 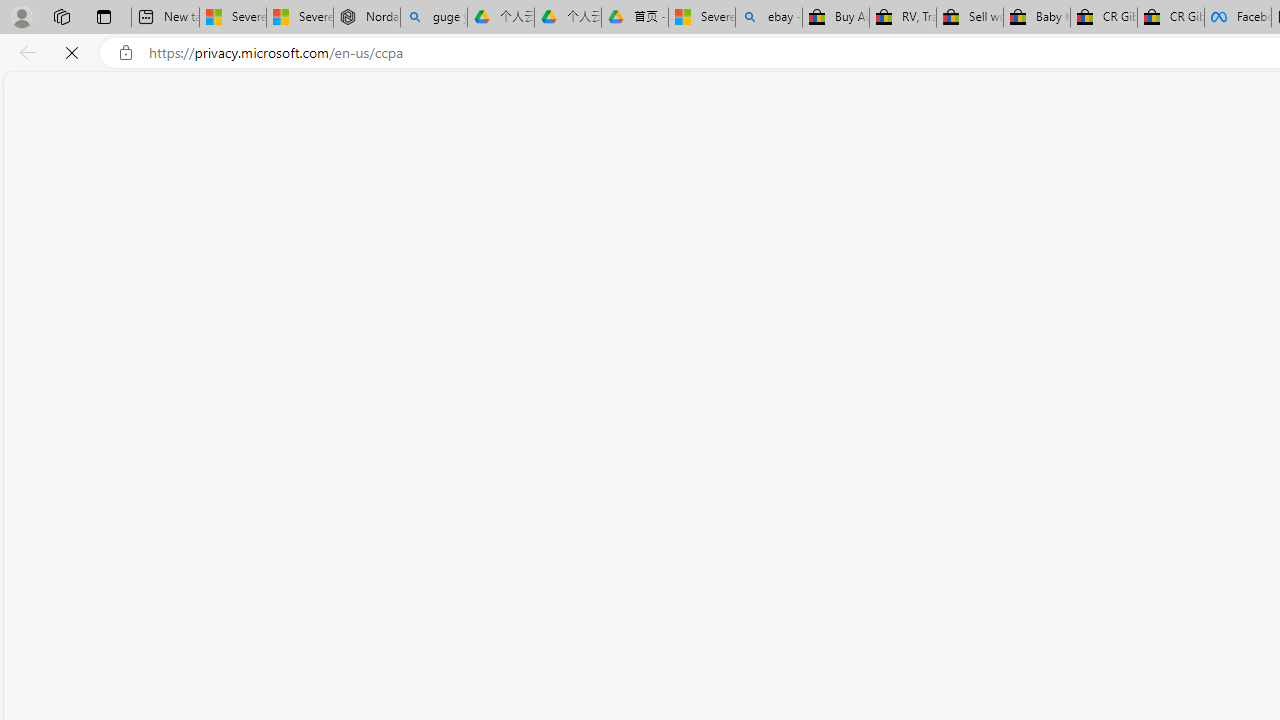 What do you see at coordinates (835, 17) in the screenshot?
I see `'Buy Auto Parts & Accessories | eBay'` at bounding box center [835, 17].